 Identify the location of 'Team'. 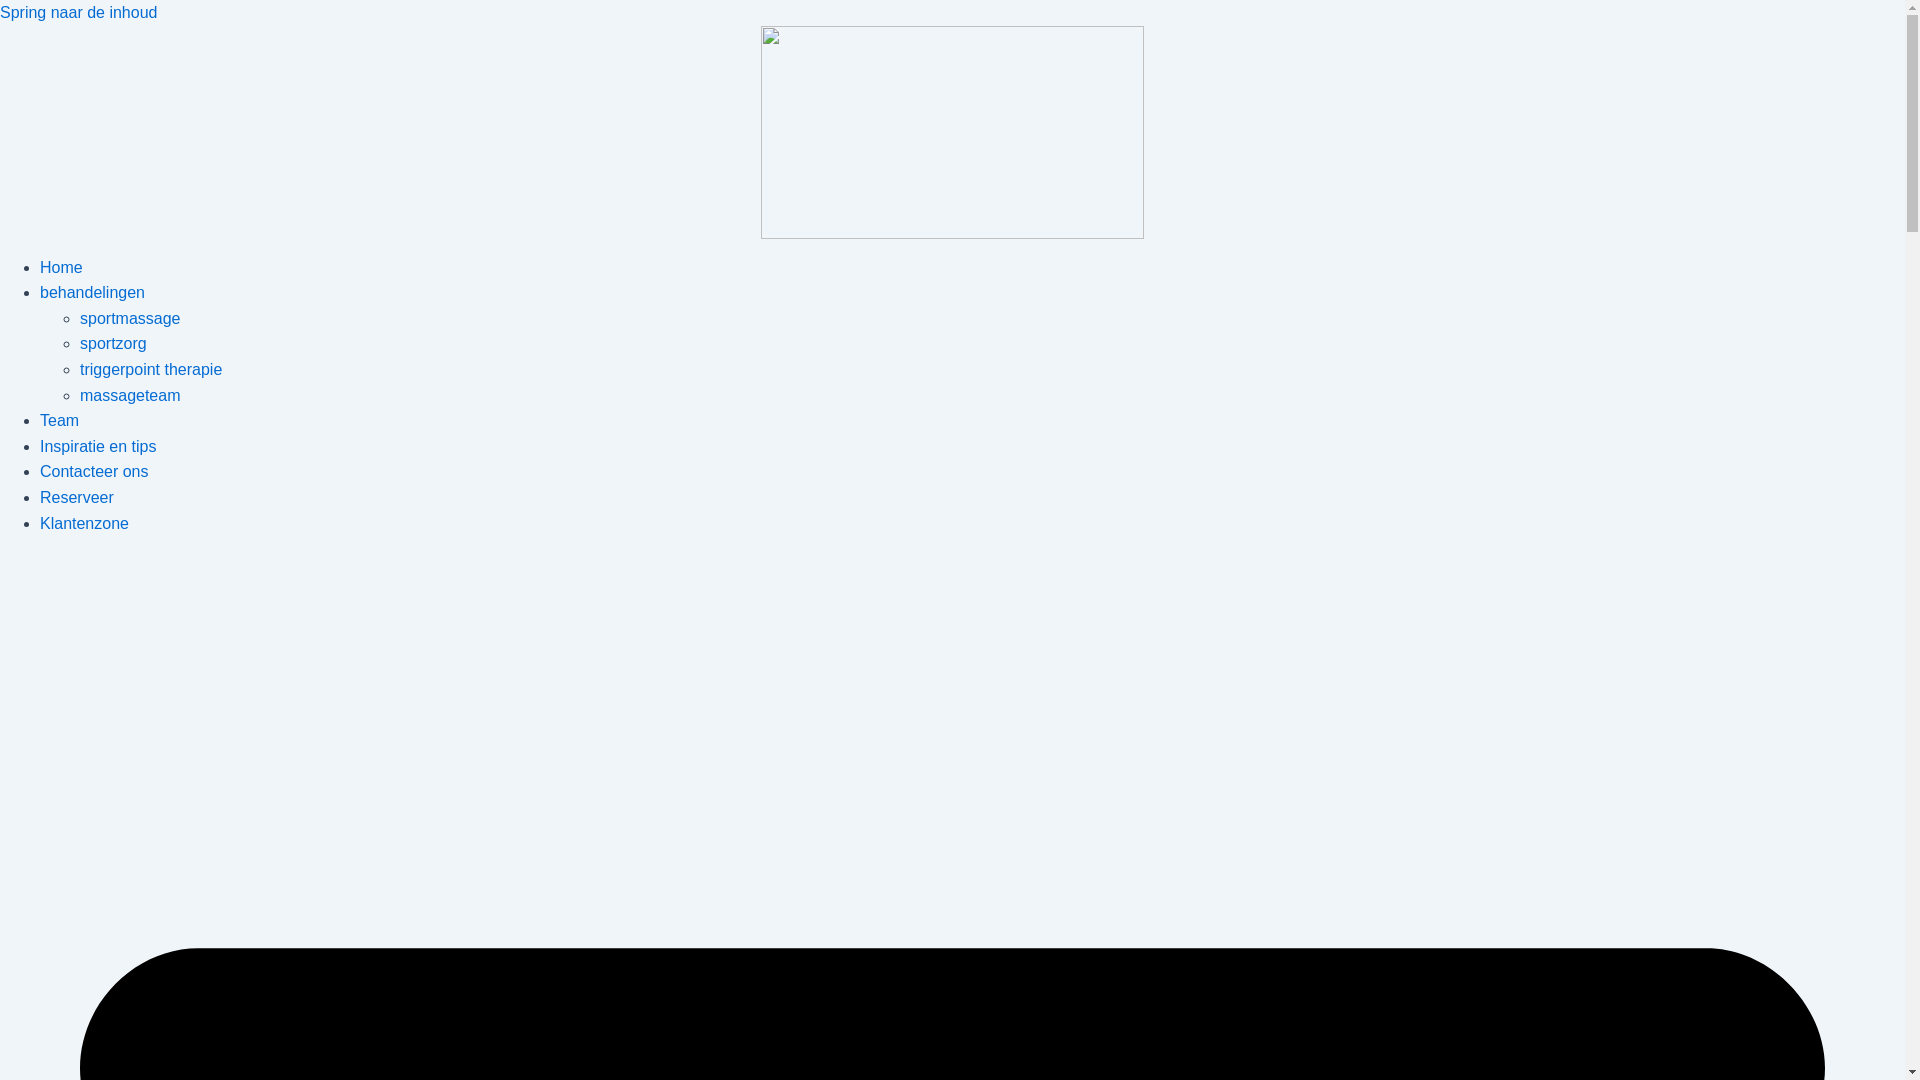
(59, 419).